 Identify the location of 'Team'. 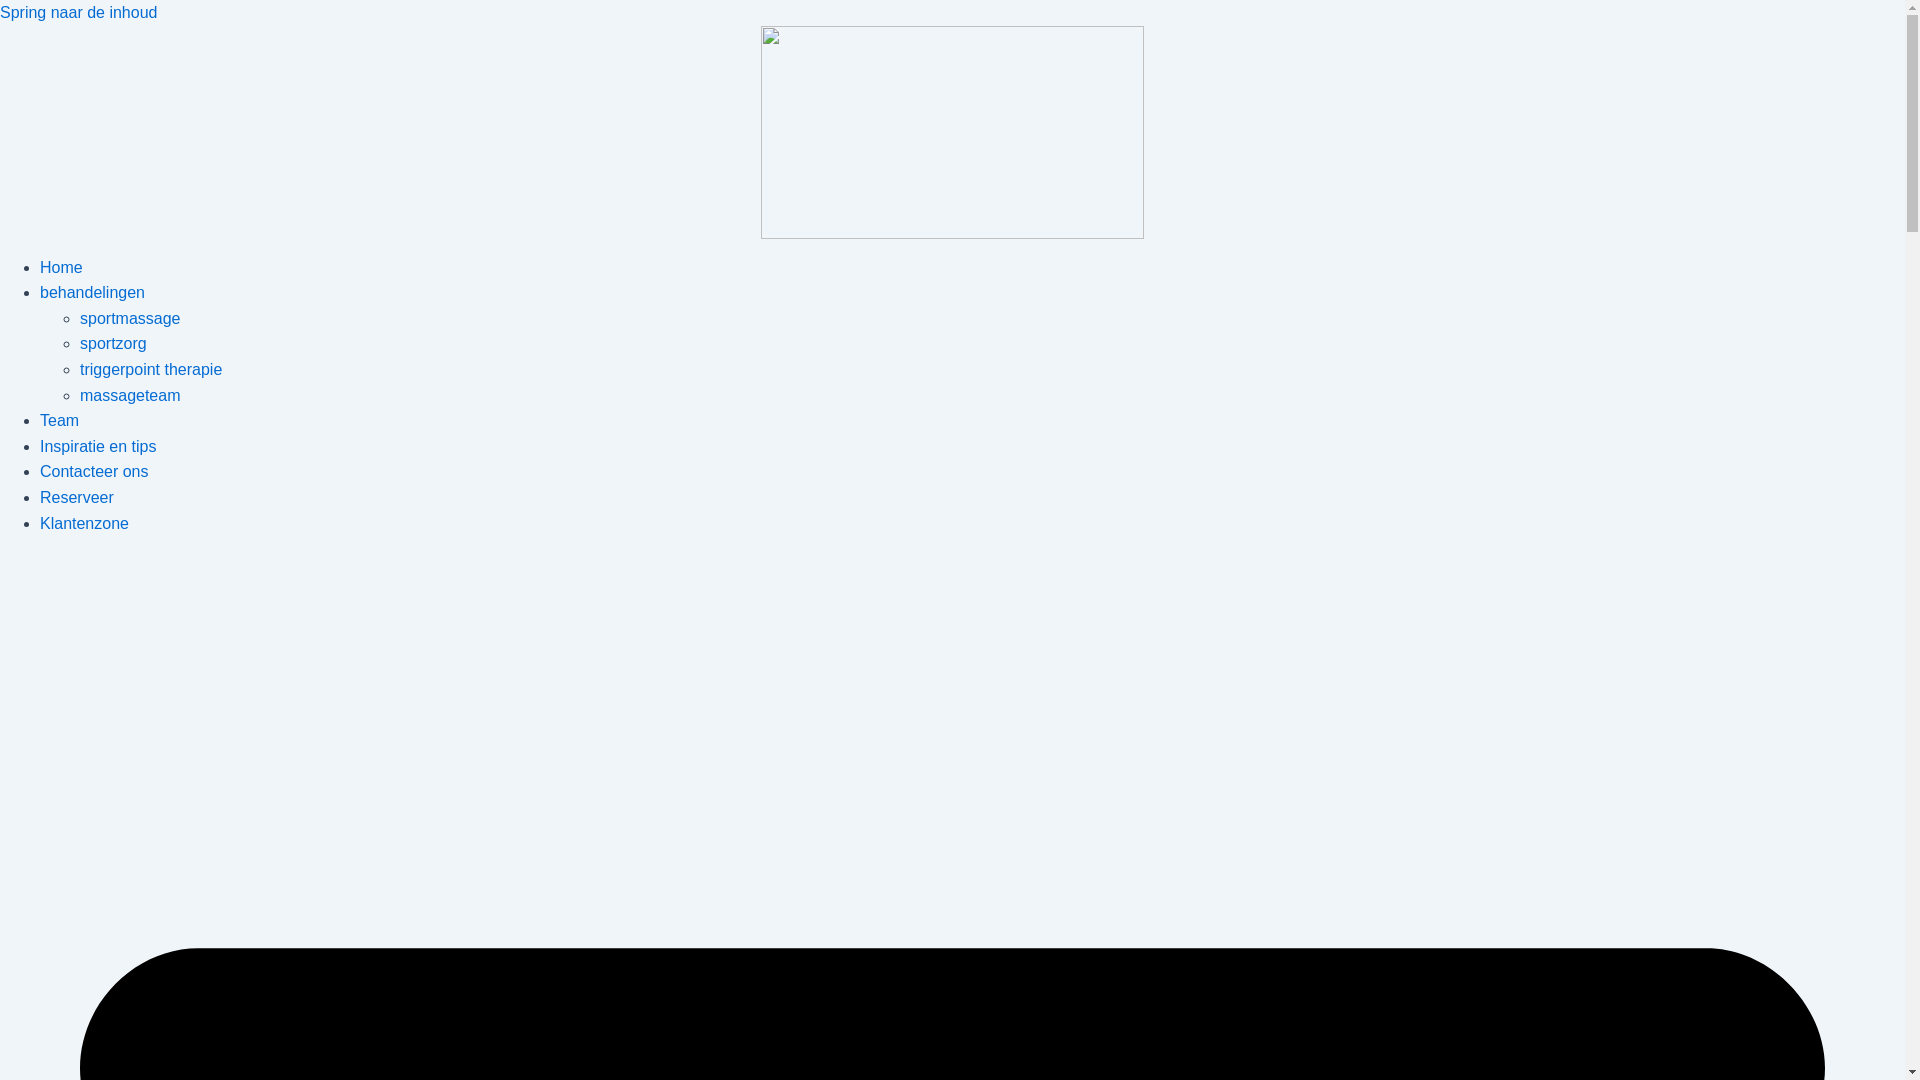
(59, 419).